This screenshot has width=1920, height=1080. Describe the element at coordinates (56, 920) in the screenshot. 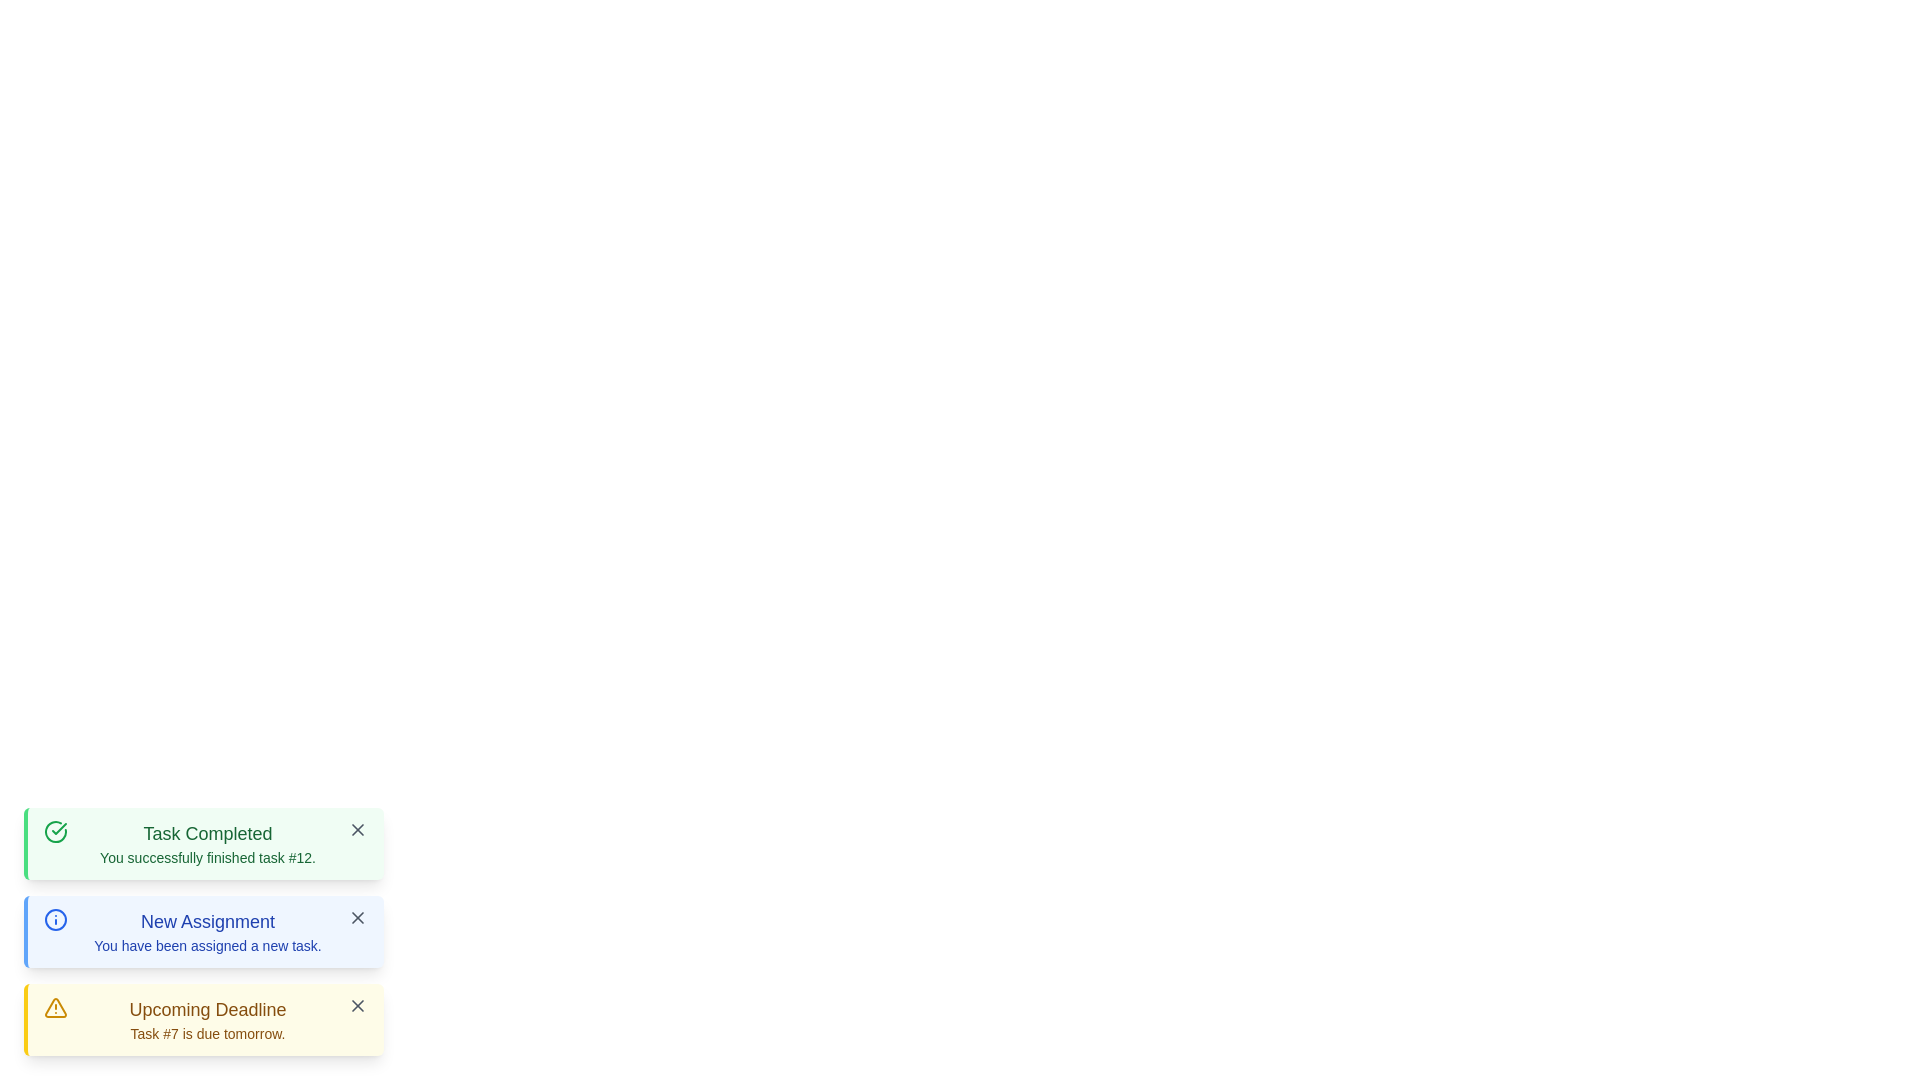

I see `the informational SVG icon at the start of the 'New Assignment' notification card` at that location.